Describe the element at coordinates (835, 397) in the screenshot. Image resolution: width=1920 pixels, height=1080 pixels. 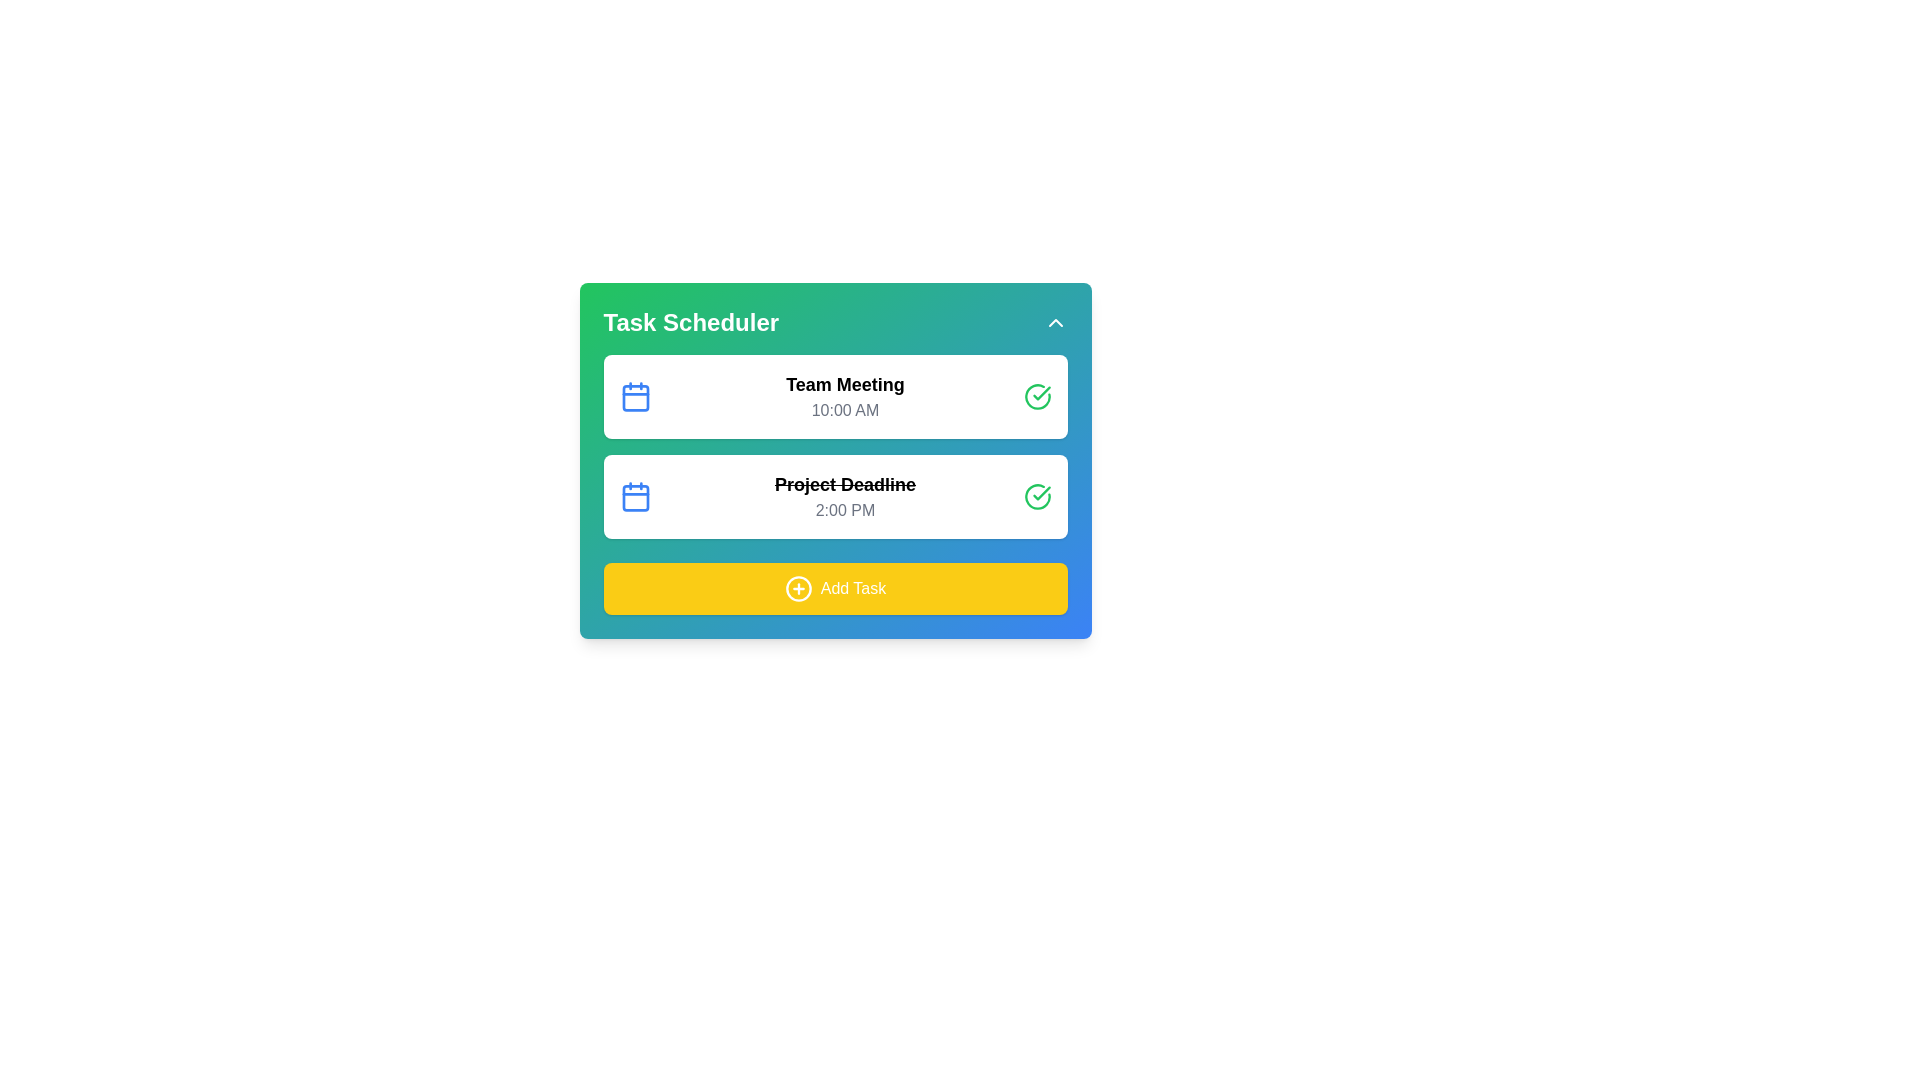
I see `task information displayed on the 'Team Meeting' informational card, which is the first in the 'Task Scheduler' list` at that location.